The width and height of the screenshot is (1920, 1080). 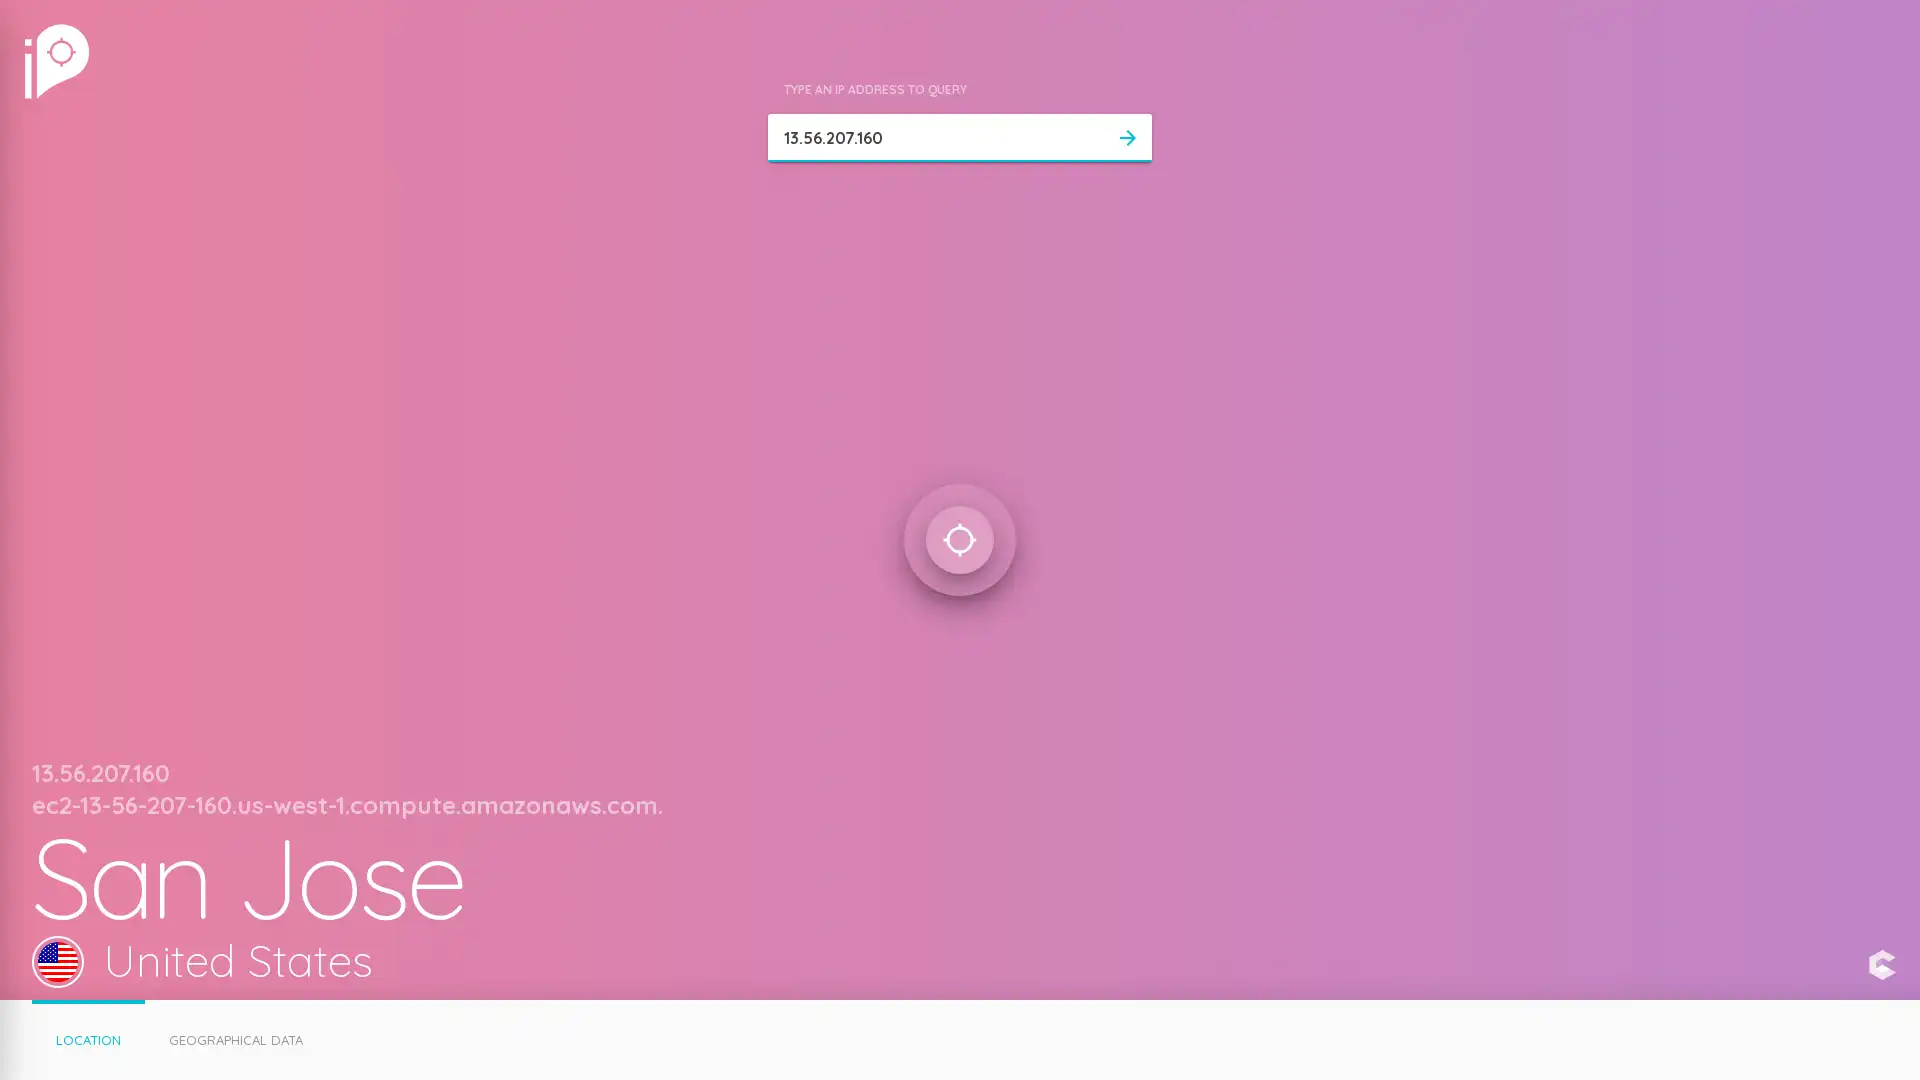 I want to click on arrow_forward, so click(x=1128, y=137).